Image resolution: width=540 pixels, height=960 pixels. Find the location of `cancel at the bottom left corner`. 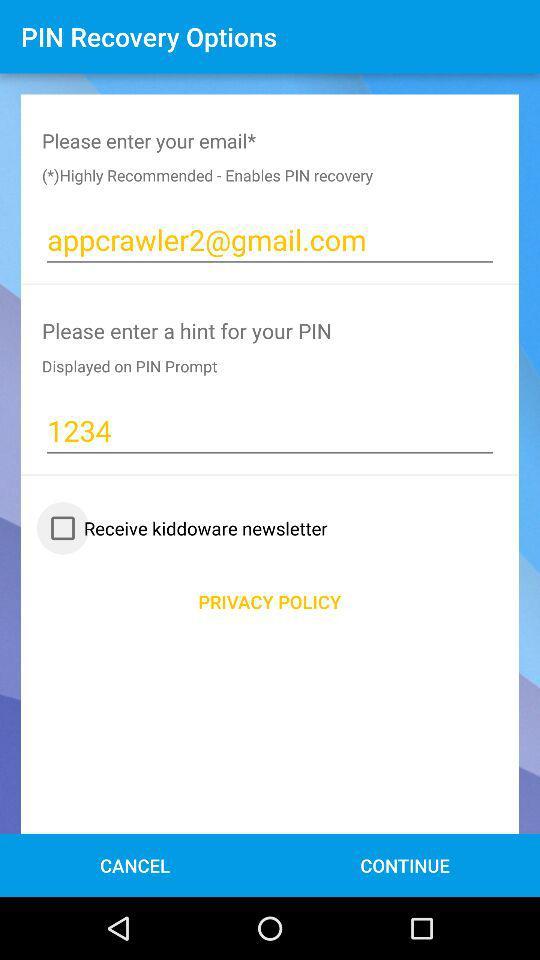

cancel at the bottom left corner is located at coordinates (135, 864).